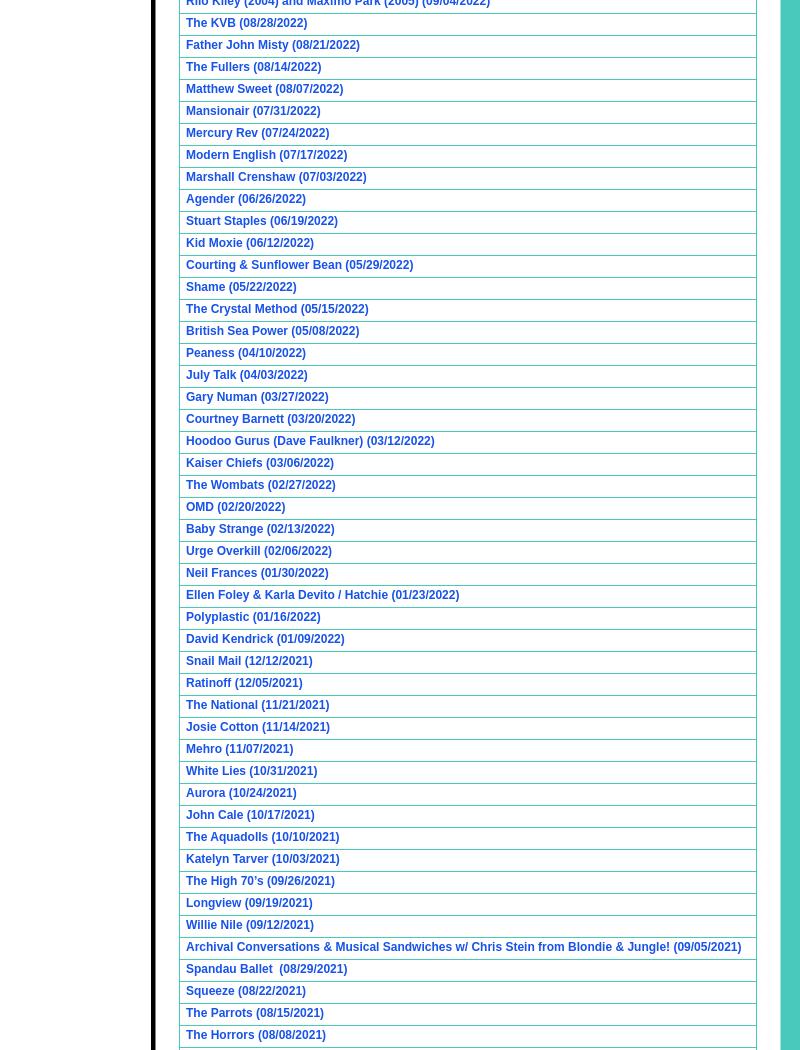  What do you see at coordinates (240, 285) in the screenshot?
I see `'Shame (05/22/2022)'` at bounding box center [240, 285].